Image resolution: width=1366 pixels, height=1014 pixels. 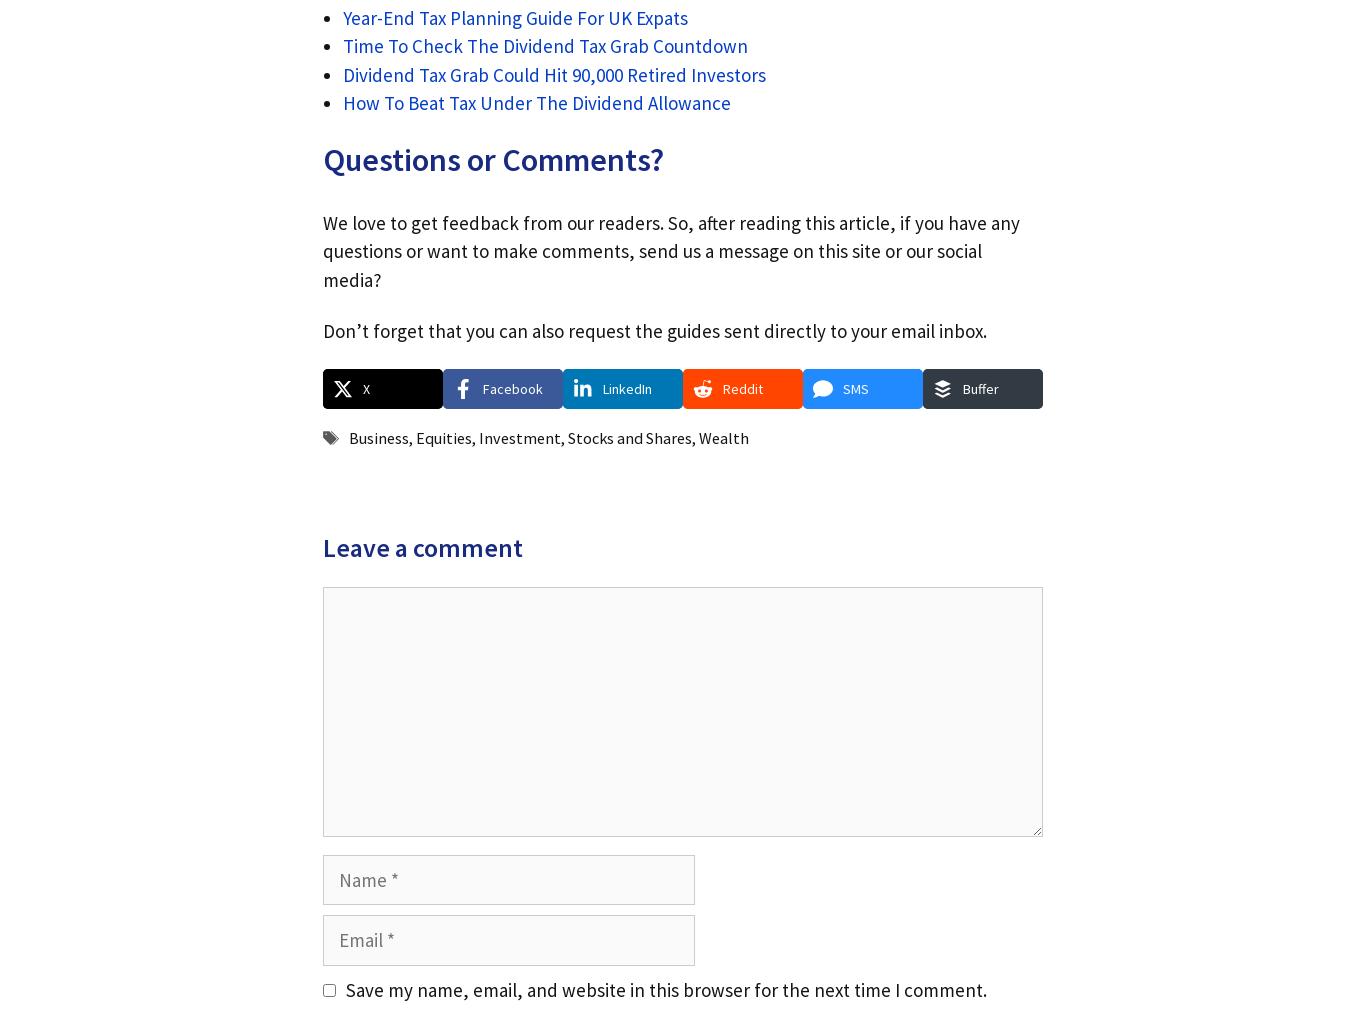 What do you see at coordinates (723, 438) in the screenshot?
I see `'Wealth'` at bounding box center [723, 438].